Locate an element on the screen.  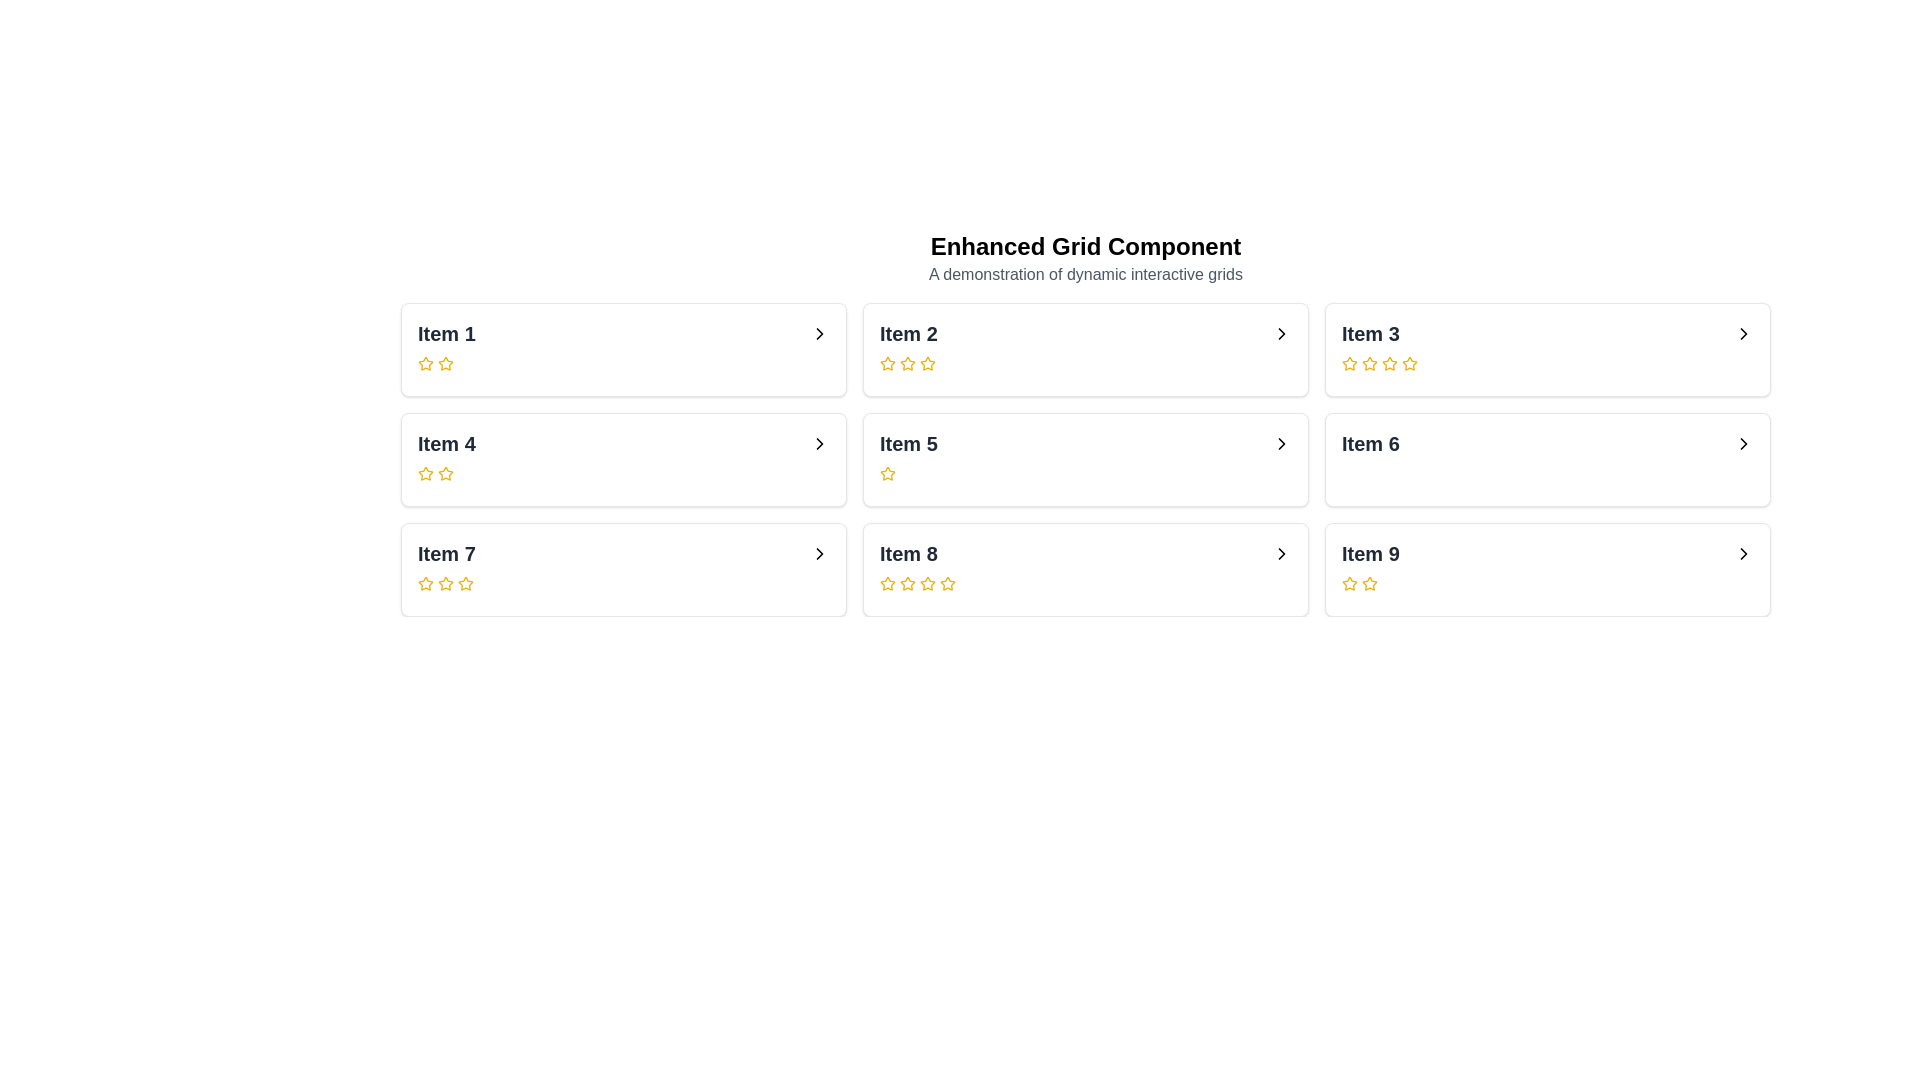
the static text label styled as a header located in the second row and first column of the grid layout, which denotes a section within the UI is located at coordinates (445, 442).